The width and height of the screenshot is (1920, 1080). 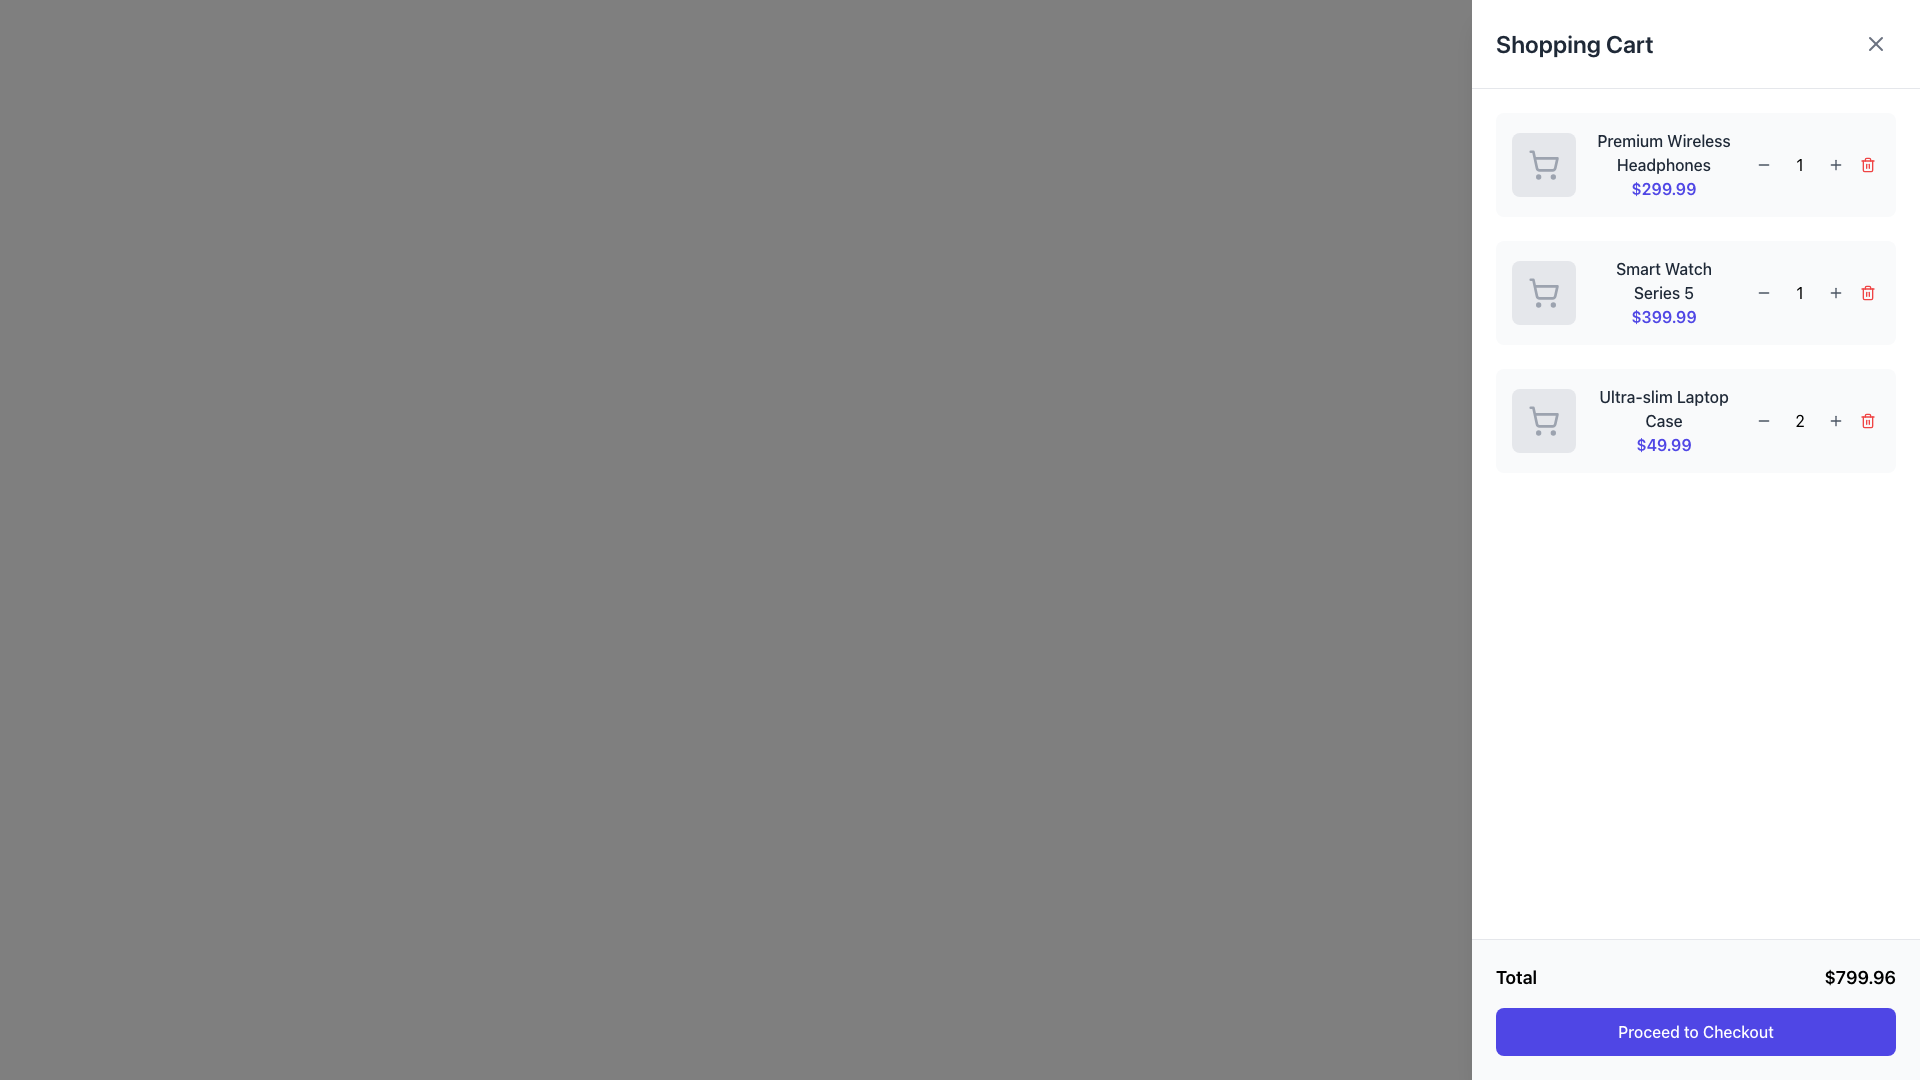 I want to click on the text label displaying the product name 'Premium Wireless Headphones' in the shopping cart interface, so click(x=1664, y=152).